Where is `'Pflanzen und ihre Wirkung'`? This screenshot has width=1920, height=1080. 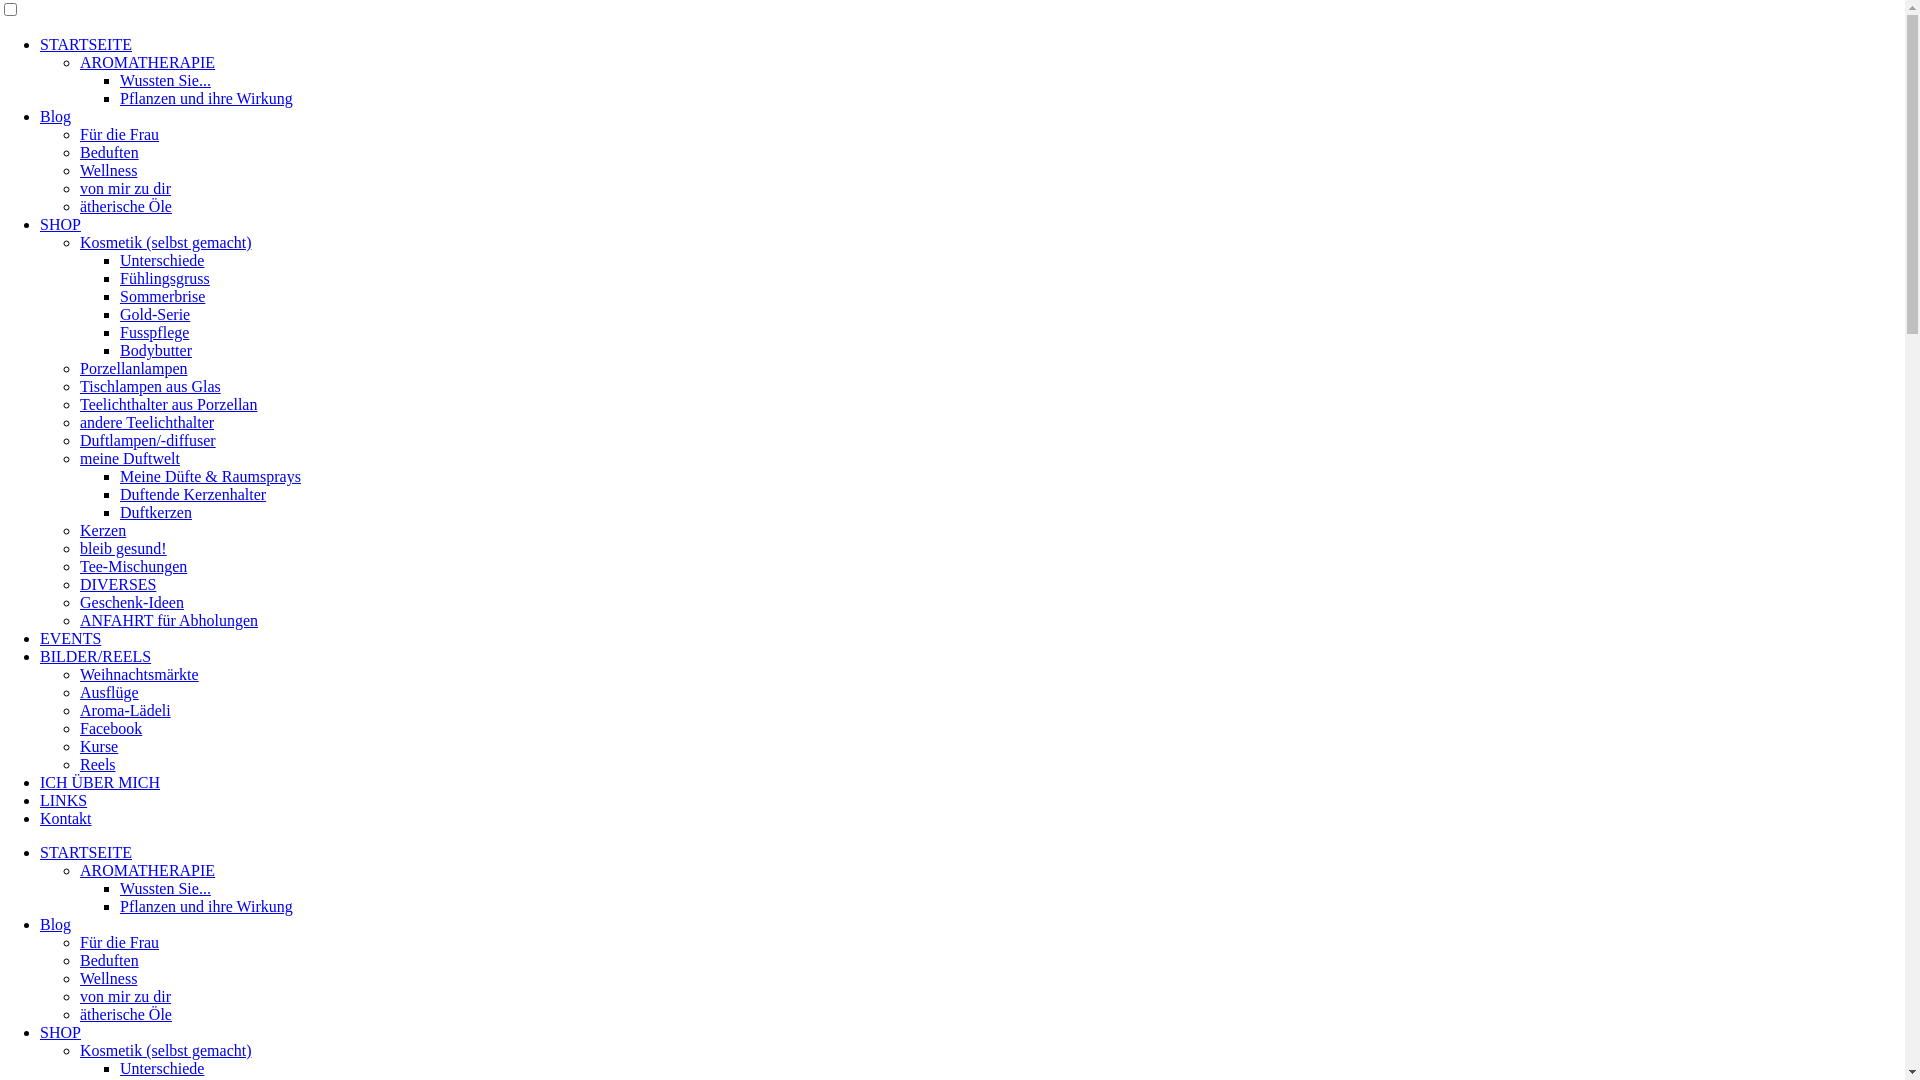
'Pflanzen und ihre Wirkung' is located at coordinates (206, 98).